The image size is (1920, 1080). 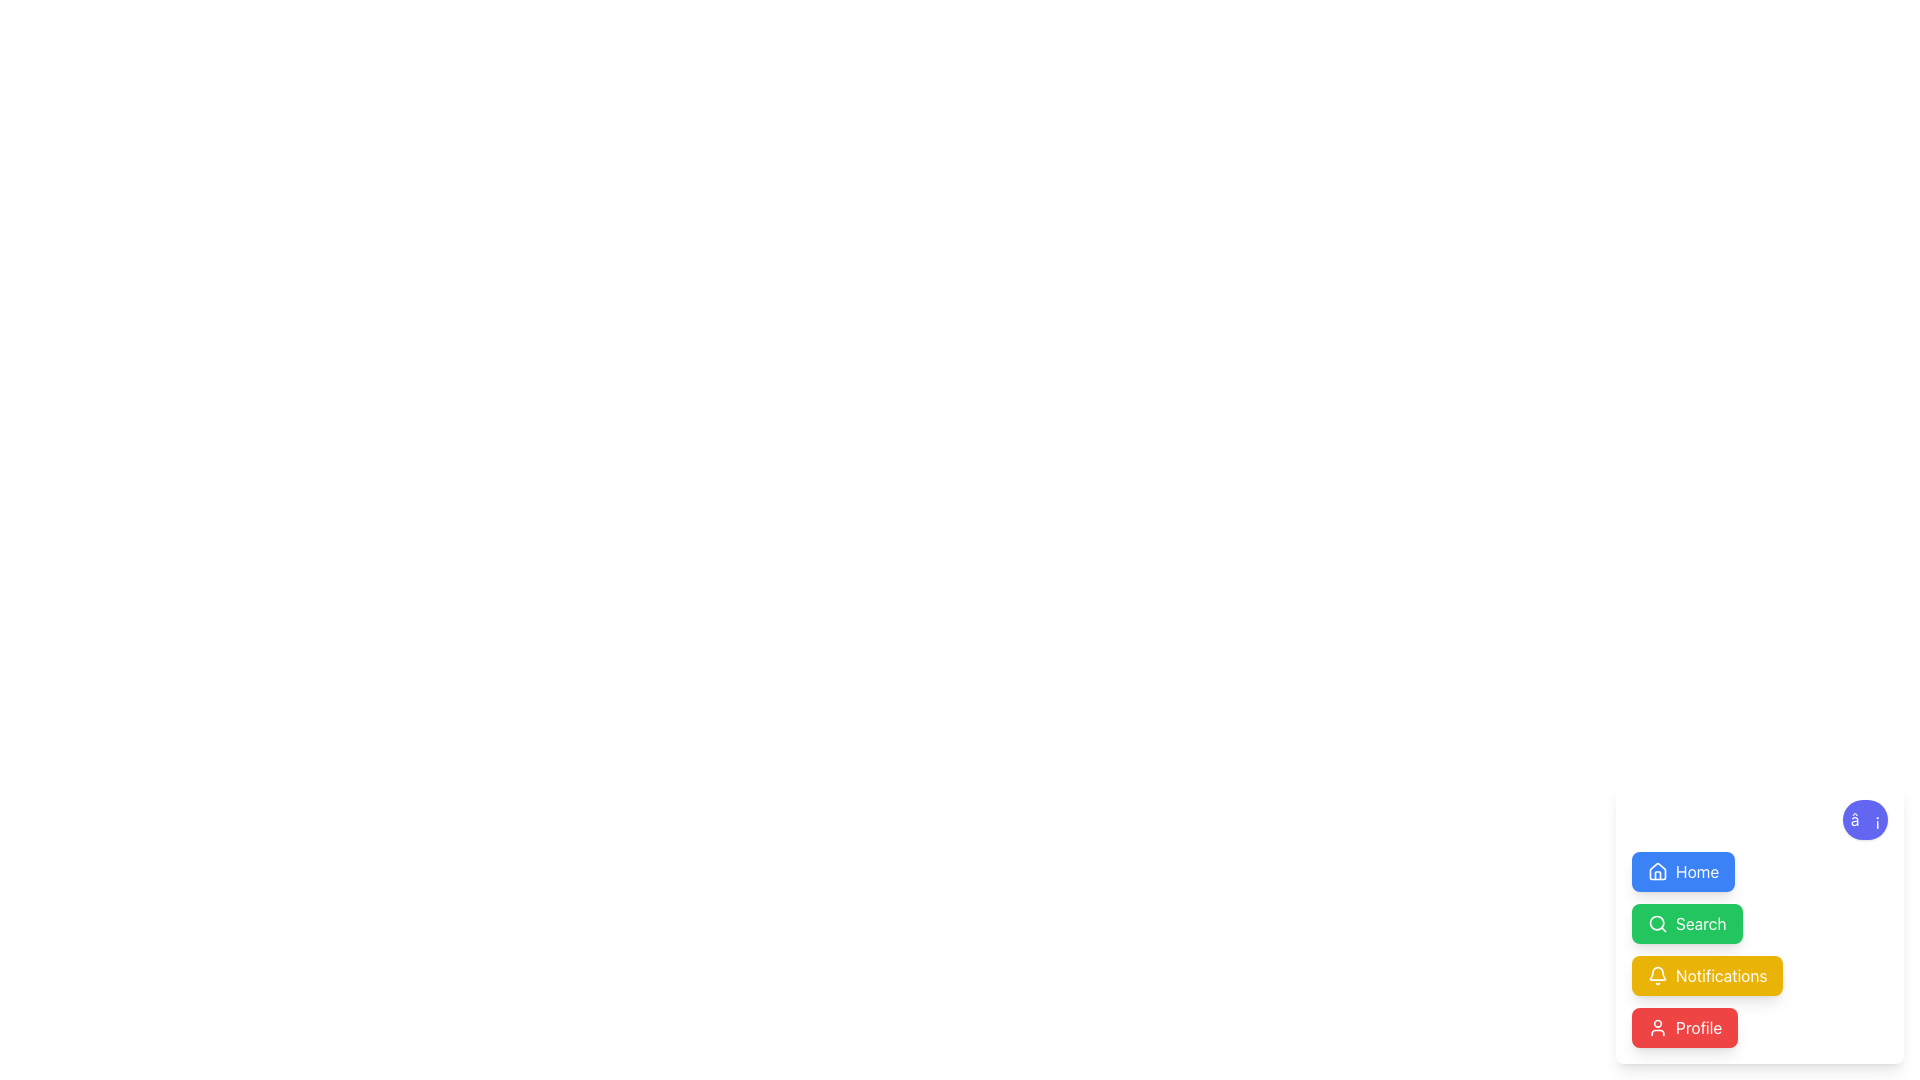 I want to click on the yellow bell icon representing notifications, located in the bottom-right section of the interface, so click(x=1657, y=972).